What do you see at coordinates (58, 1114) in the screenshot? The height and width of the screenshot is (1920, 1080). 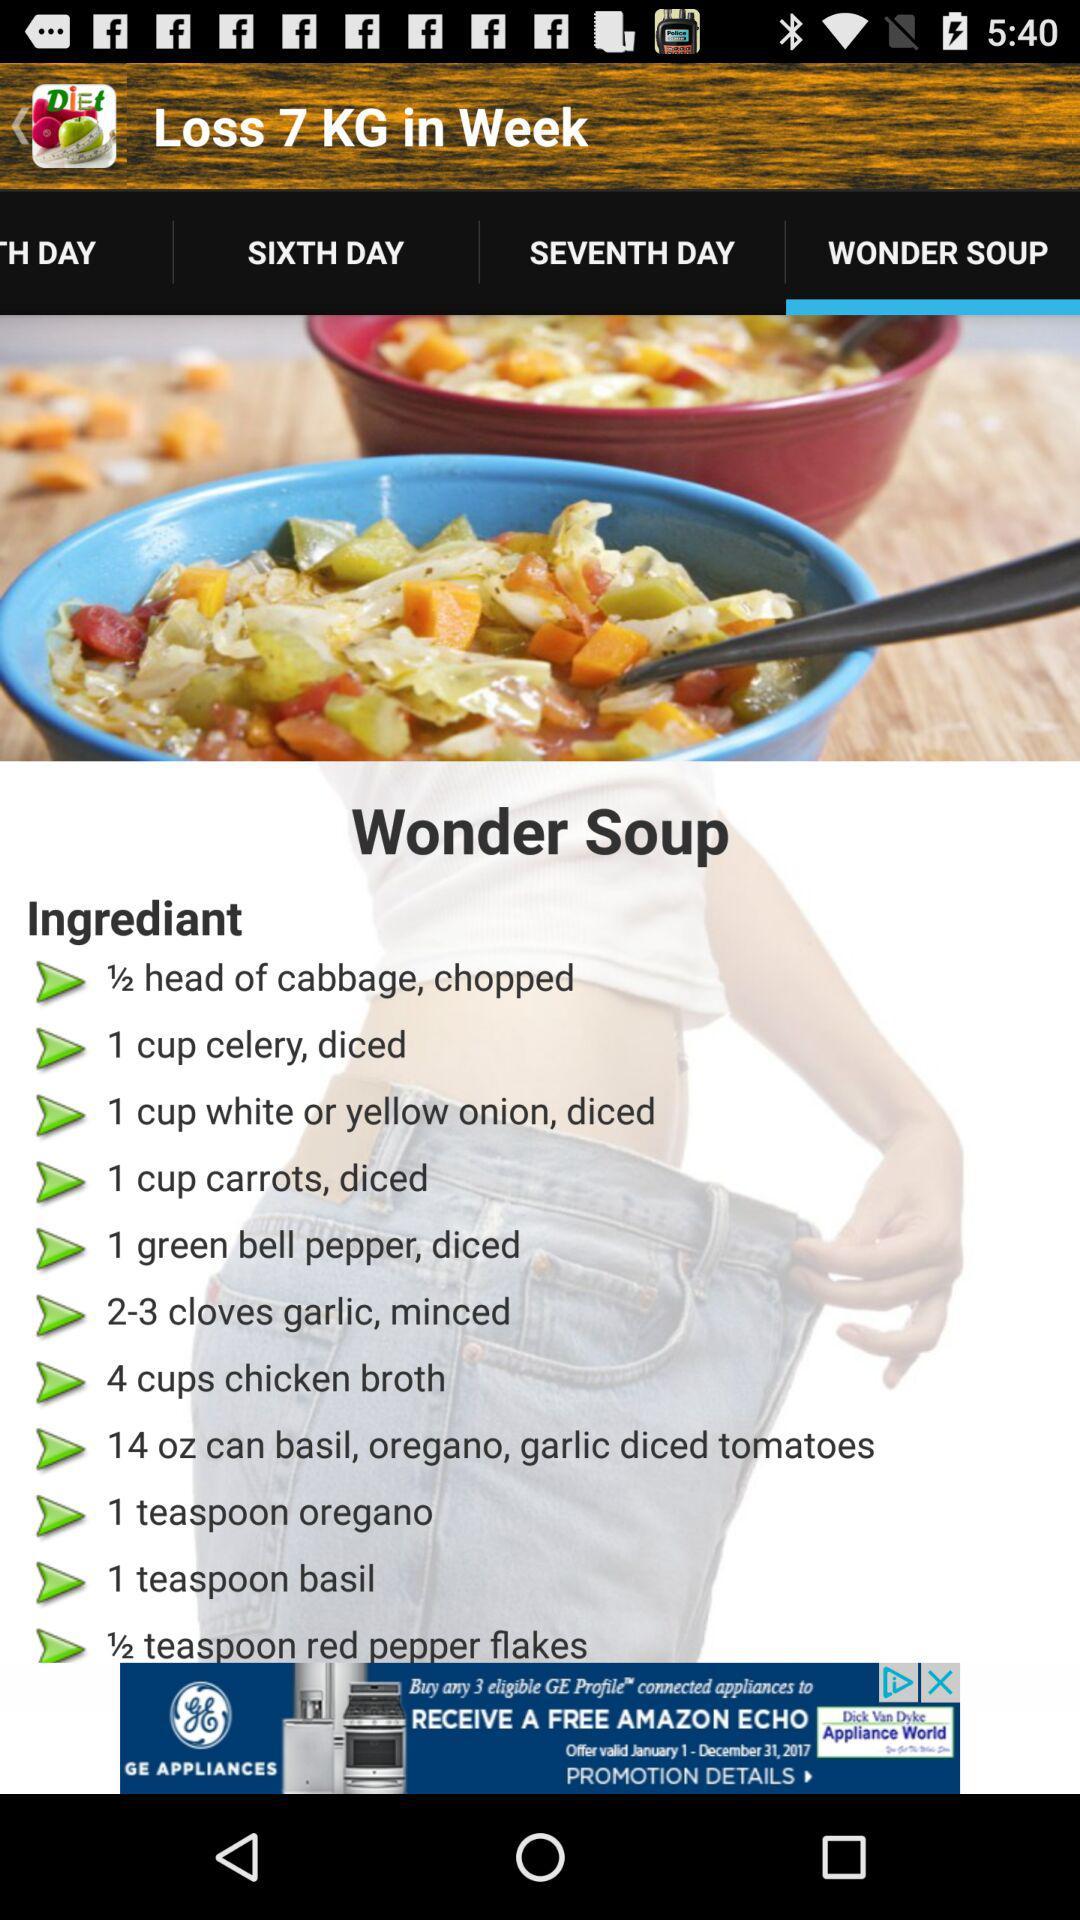 I see `the third green arrow near 1 cup white or yellow oniondiced` at bounding box center [58, 1114].